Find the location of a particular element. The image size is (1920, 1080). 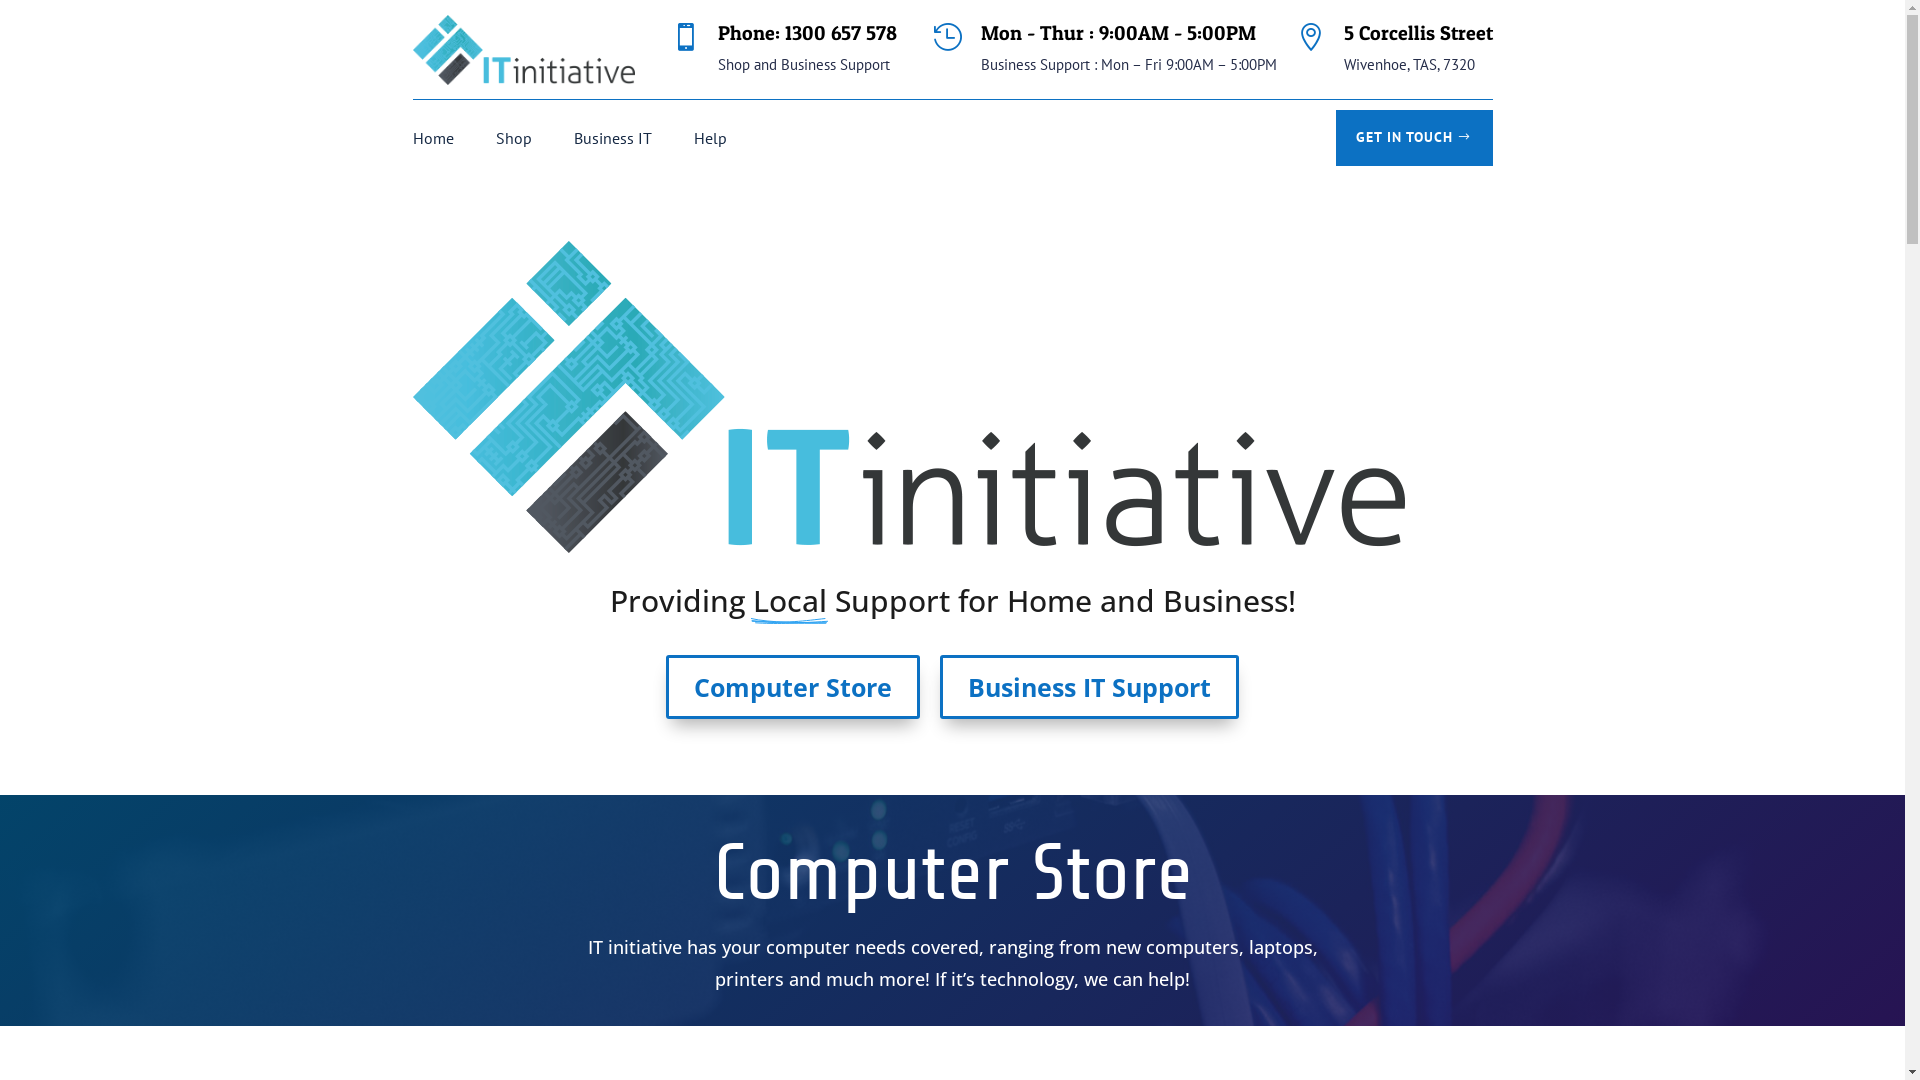

'Help' is located at coordinates (710, 141).